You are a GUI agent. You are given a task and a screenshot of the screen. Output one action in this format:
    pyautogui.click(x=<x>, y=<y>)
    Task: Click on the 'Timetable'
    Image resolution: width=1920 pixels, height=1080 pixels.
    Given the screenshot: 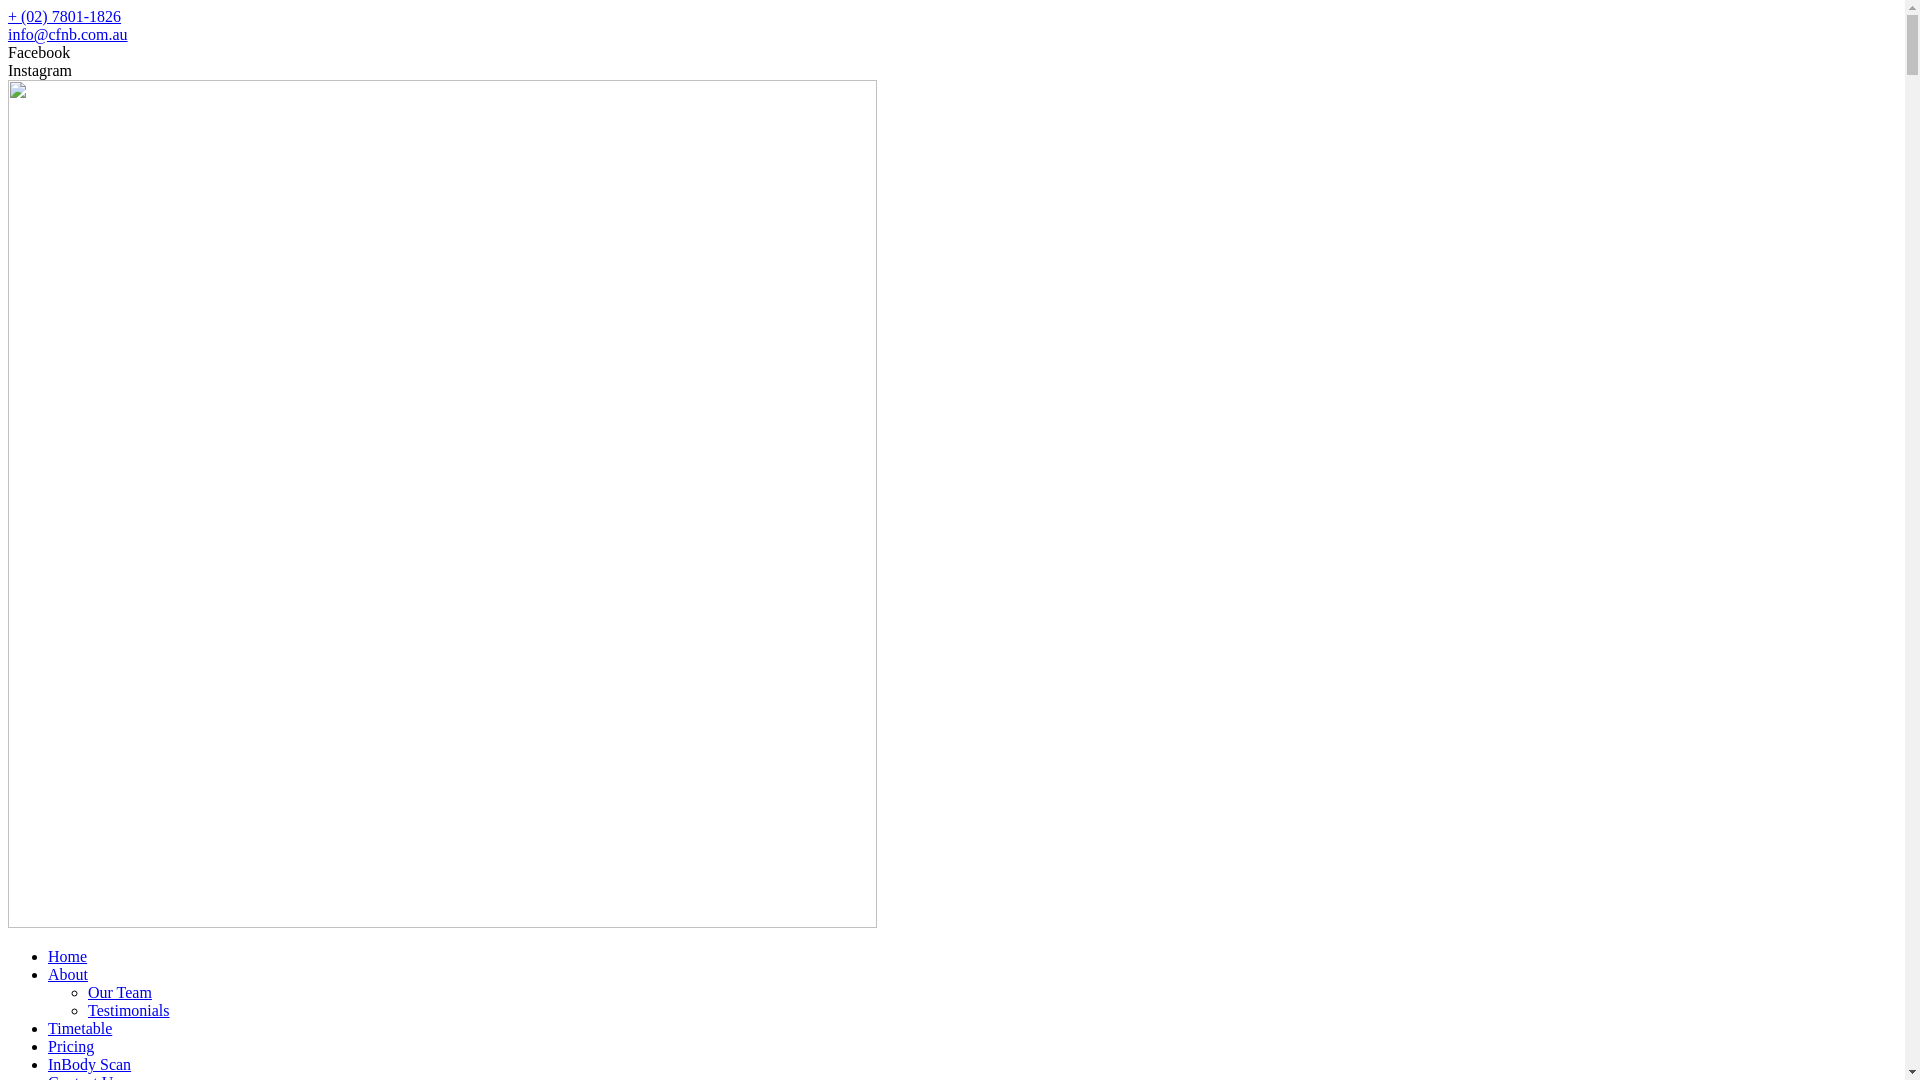 What is the action you would take?
    pyautogui.click(x=48, y=1028)
    